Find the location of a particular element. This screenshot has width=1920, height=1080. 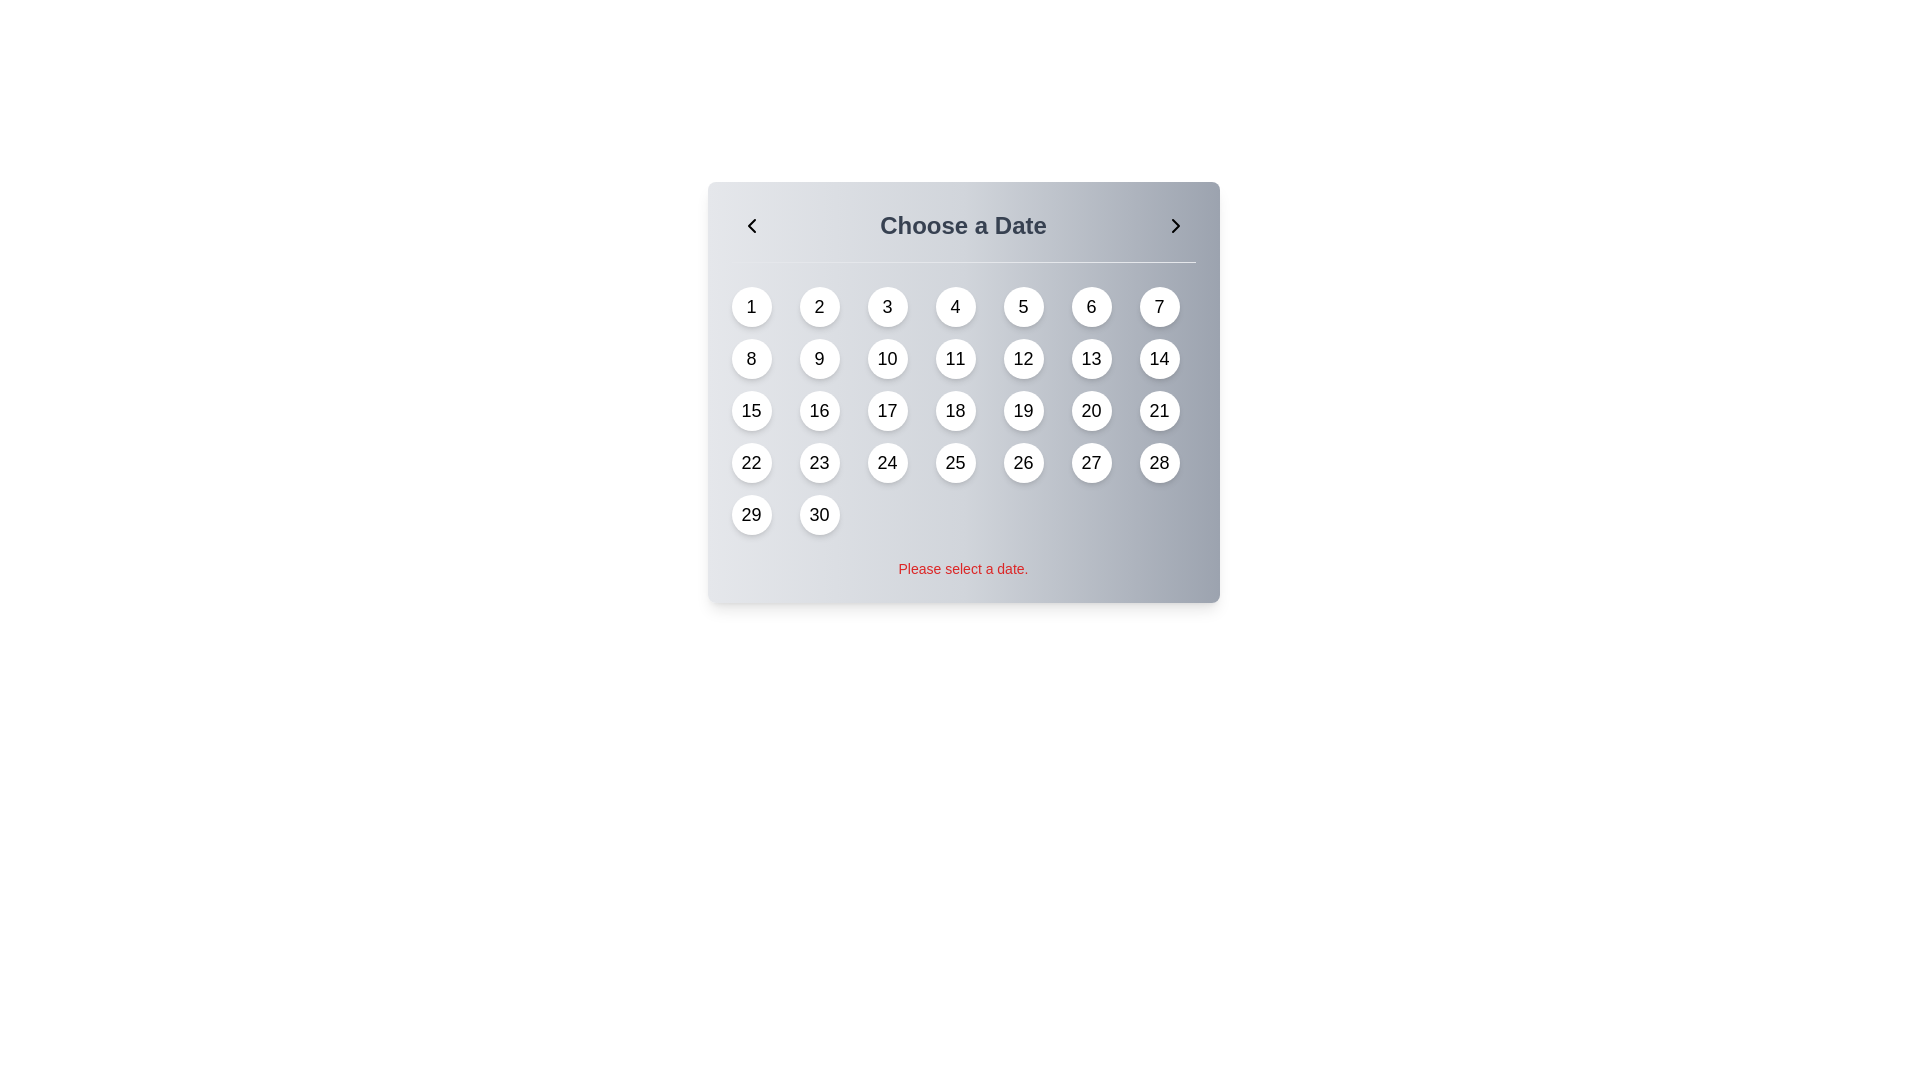

the '13' date button in the calendar interface is located at coordinates (1090, 357).